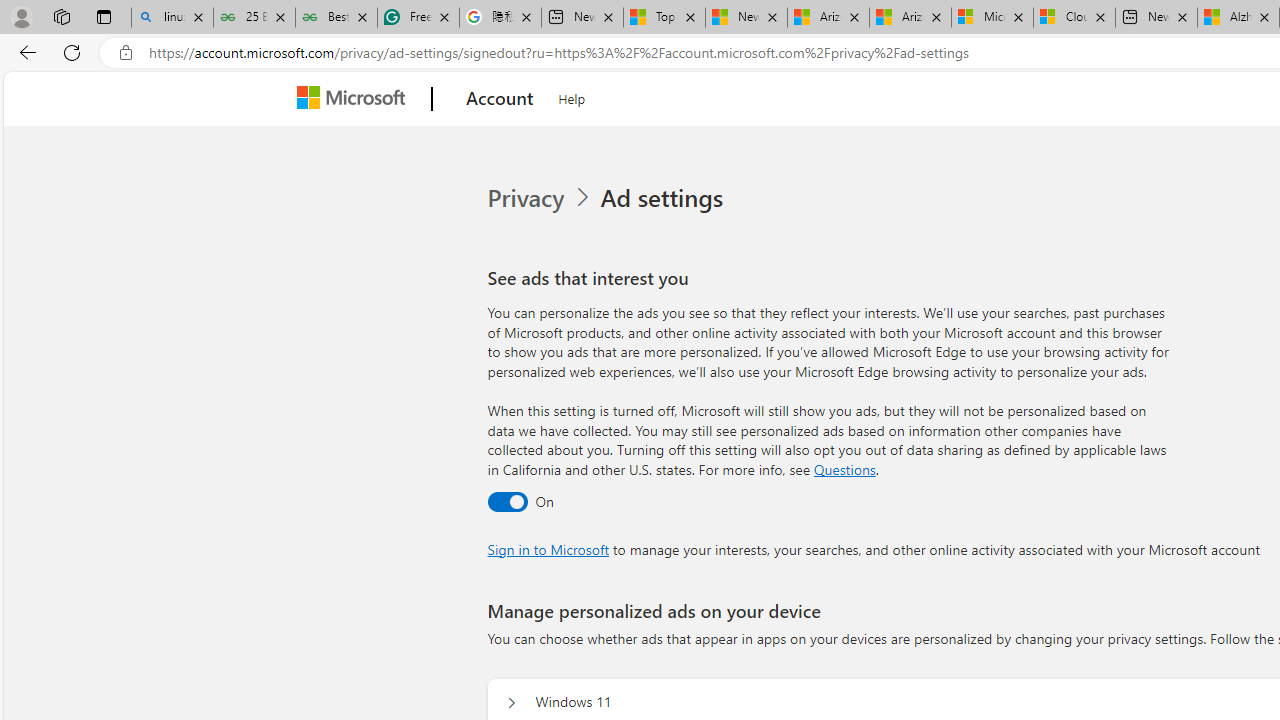 The width and height of the screenshot is (1280, 720). Describe the element at coordinates (253, 17) in the screenshot. I see `'25 Basic Linux Commands For Beginners - GeeksforGeeks'` at that location.